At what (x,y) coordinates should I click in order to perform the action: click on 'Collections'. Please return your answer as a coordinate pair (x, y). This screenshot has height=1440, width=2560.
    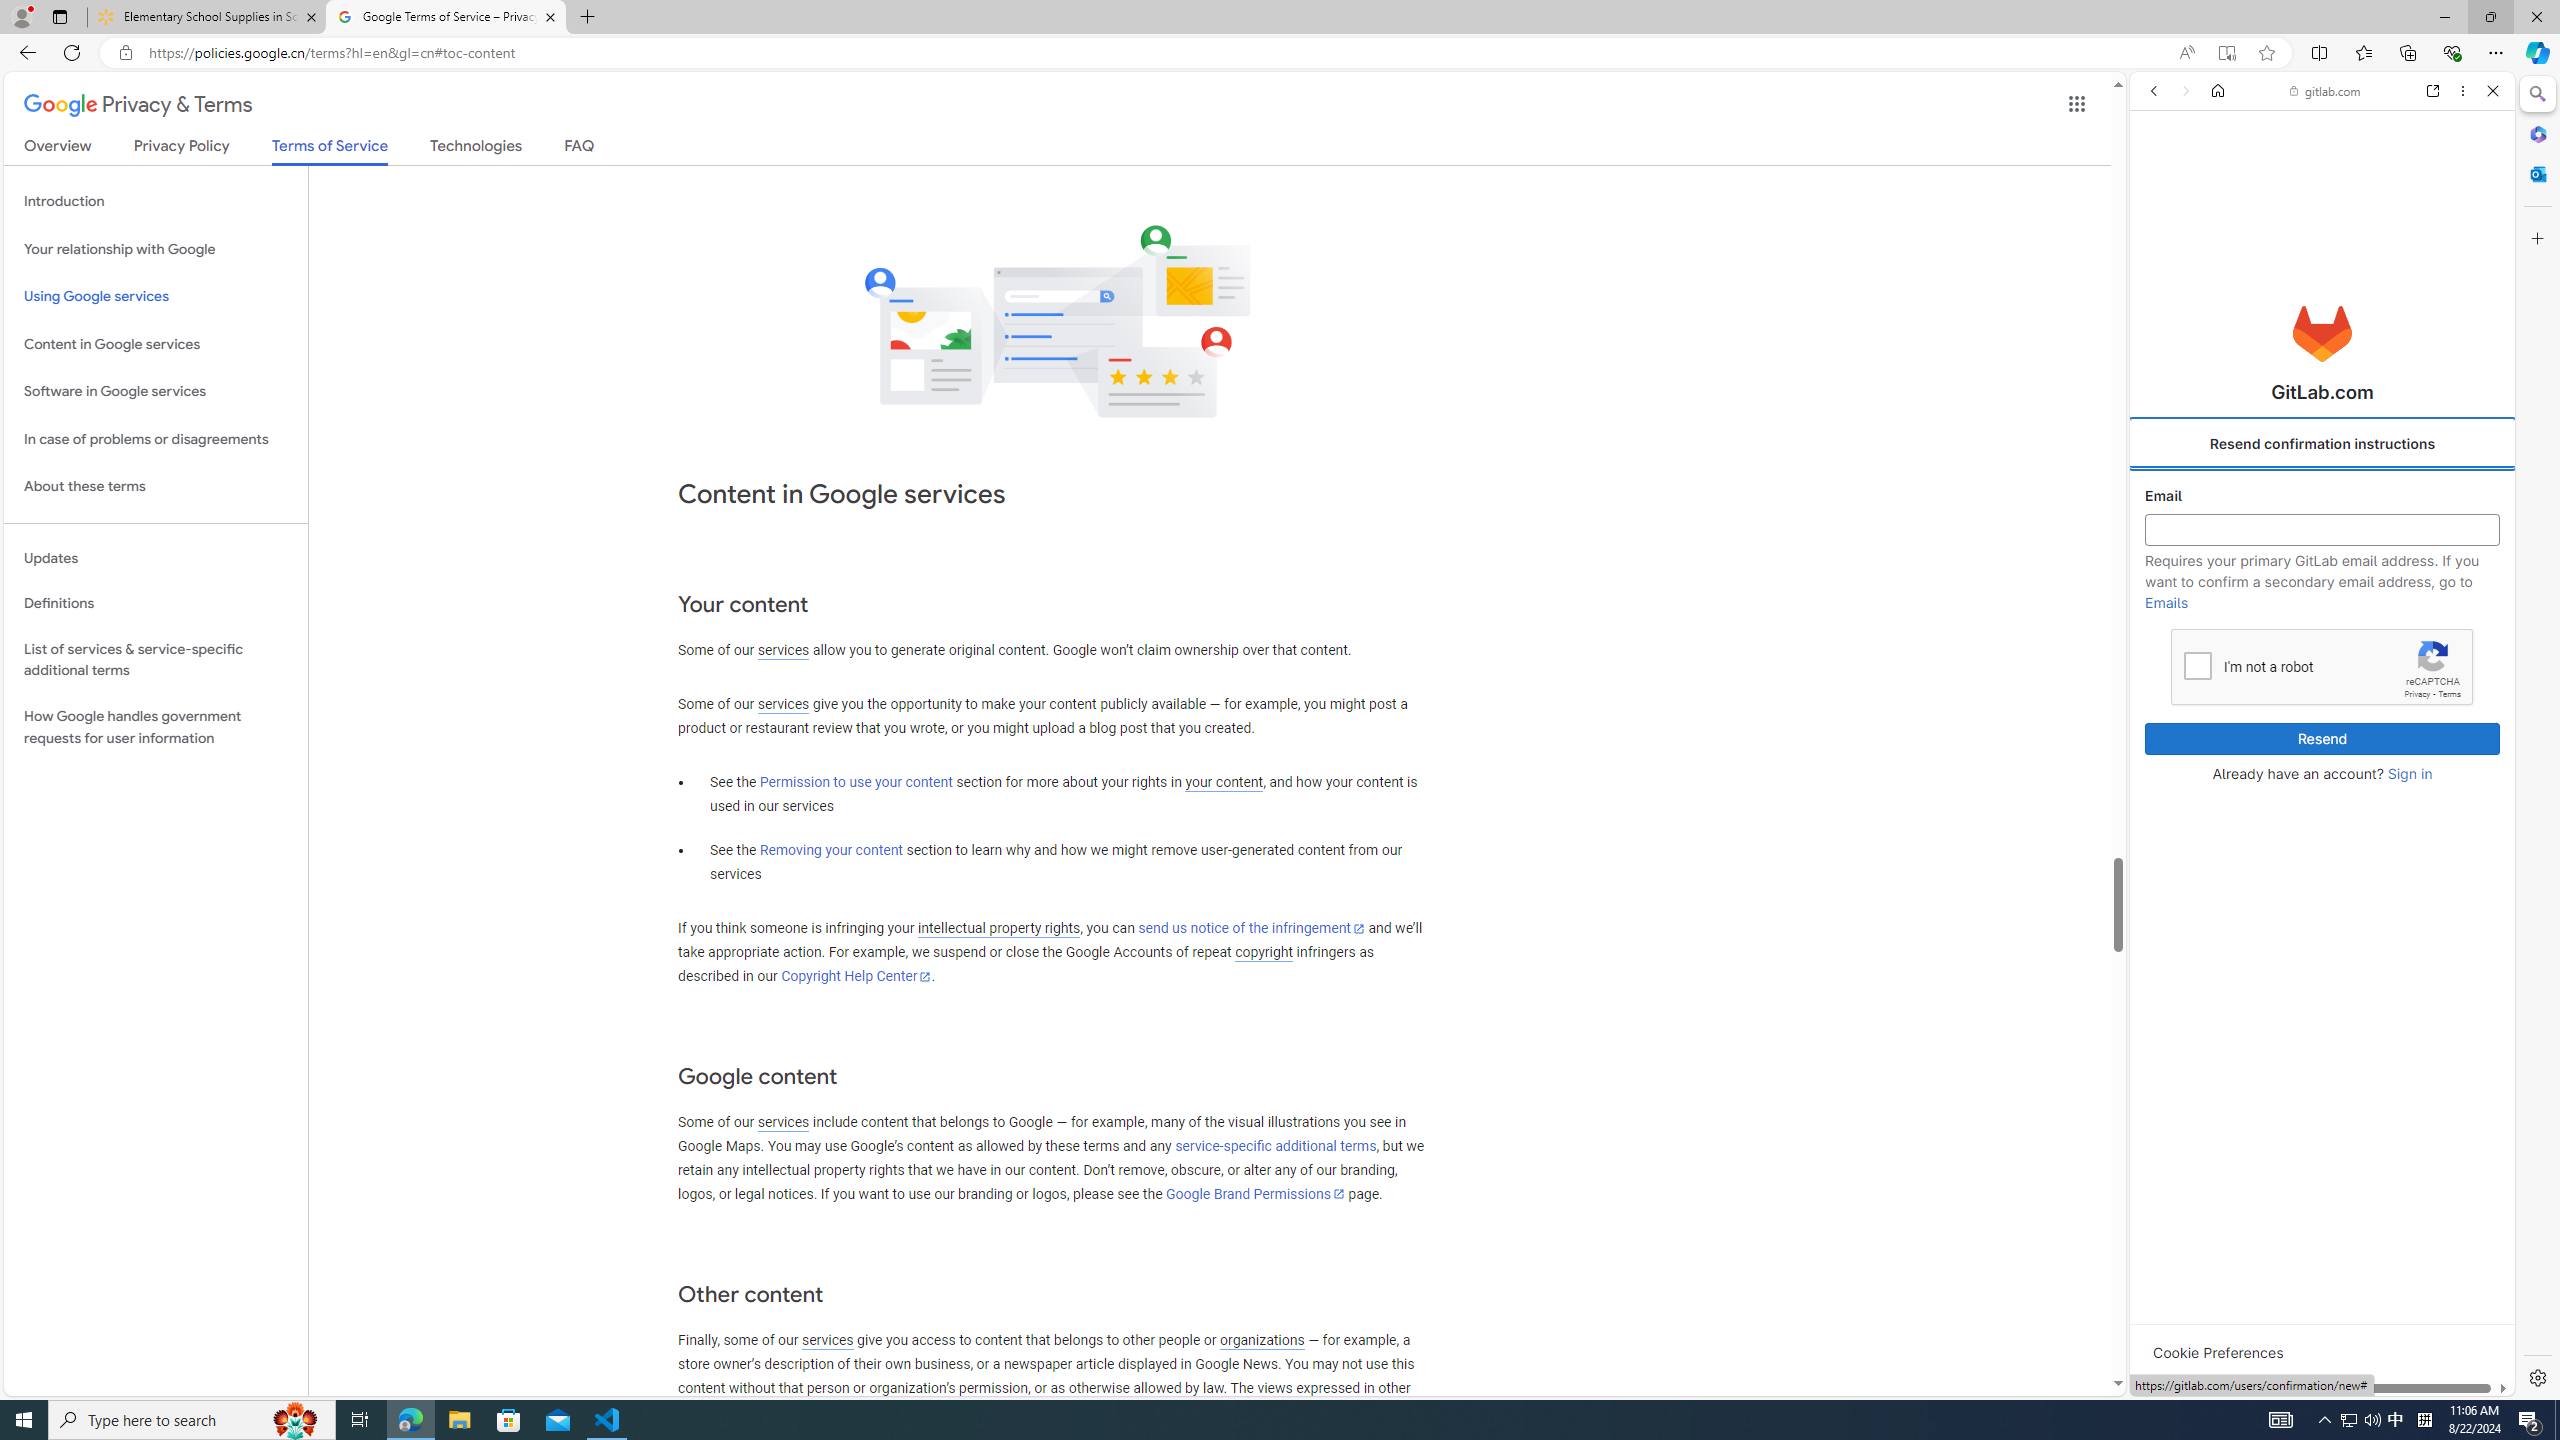
    Looking at the image, I should click on (2406, 51).